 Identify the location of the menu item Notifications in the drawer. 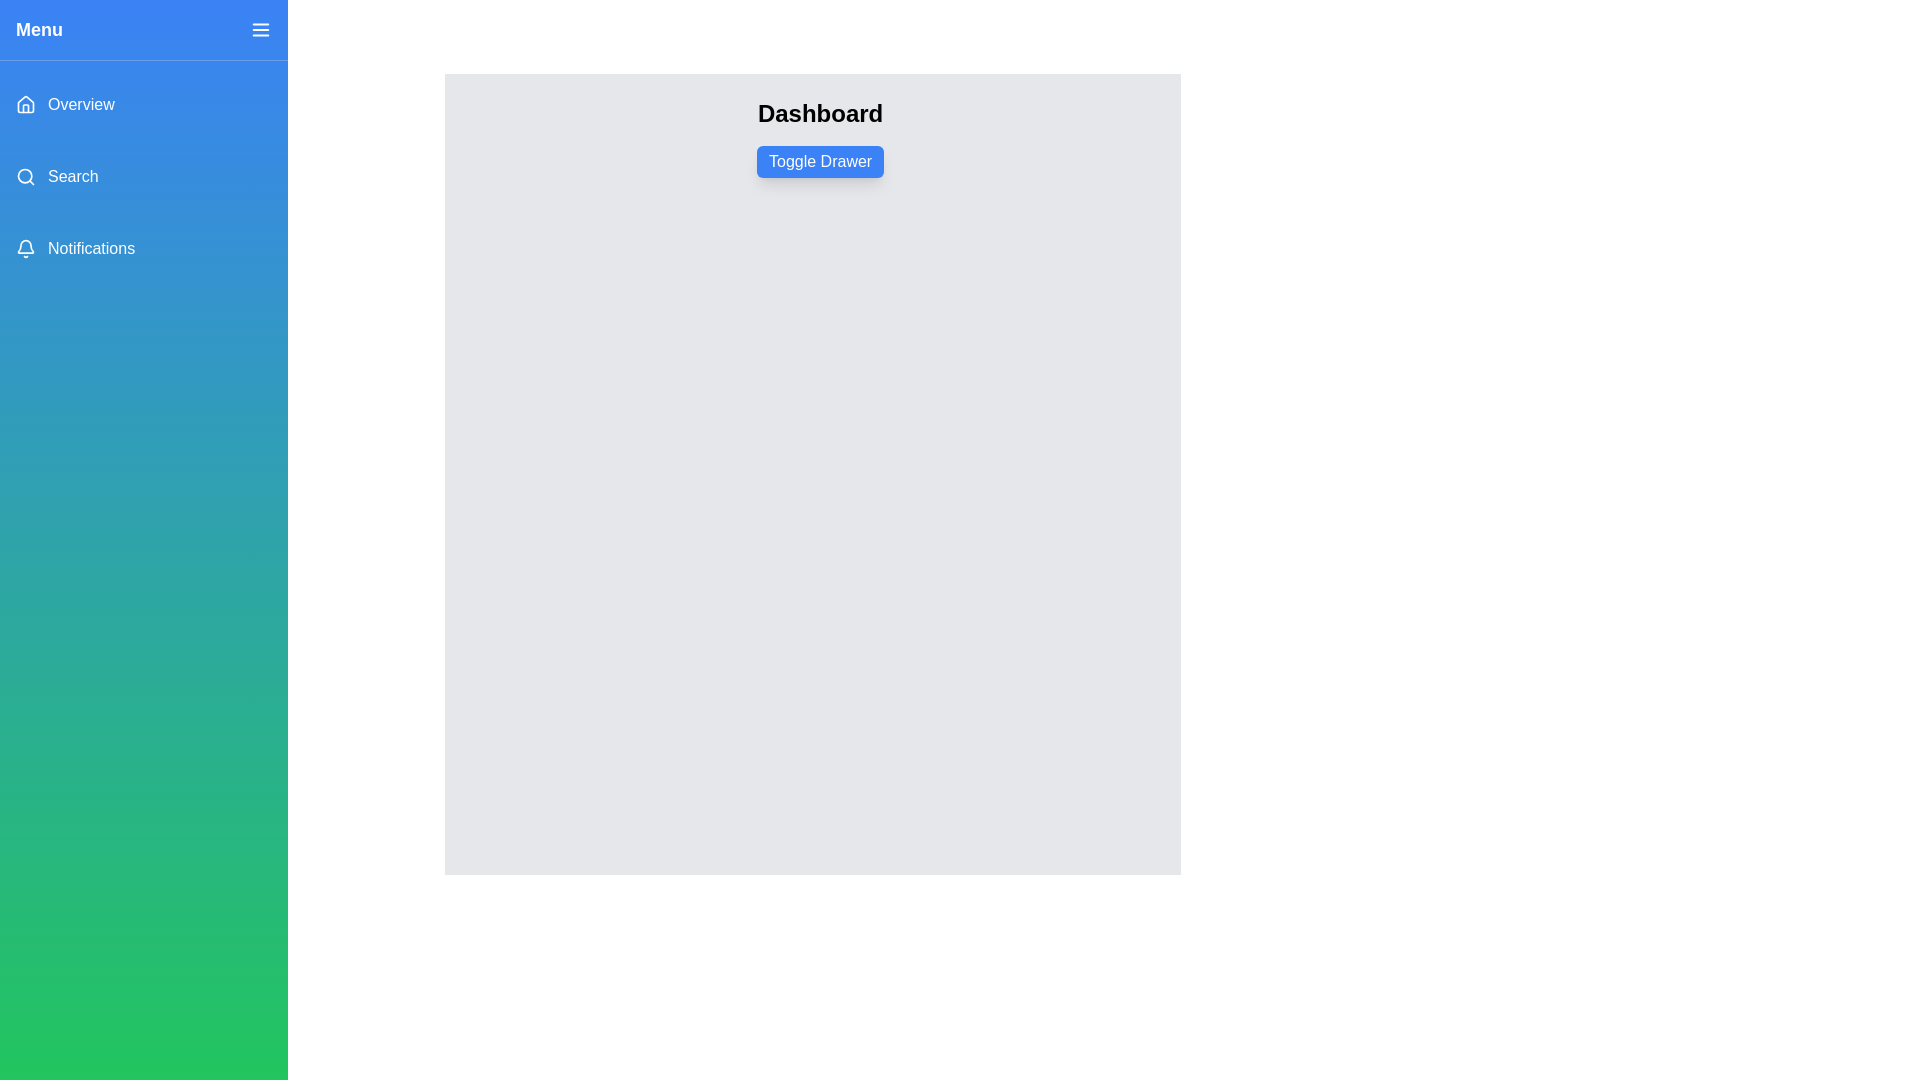
(143, 248).